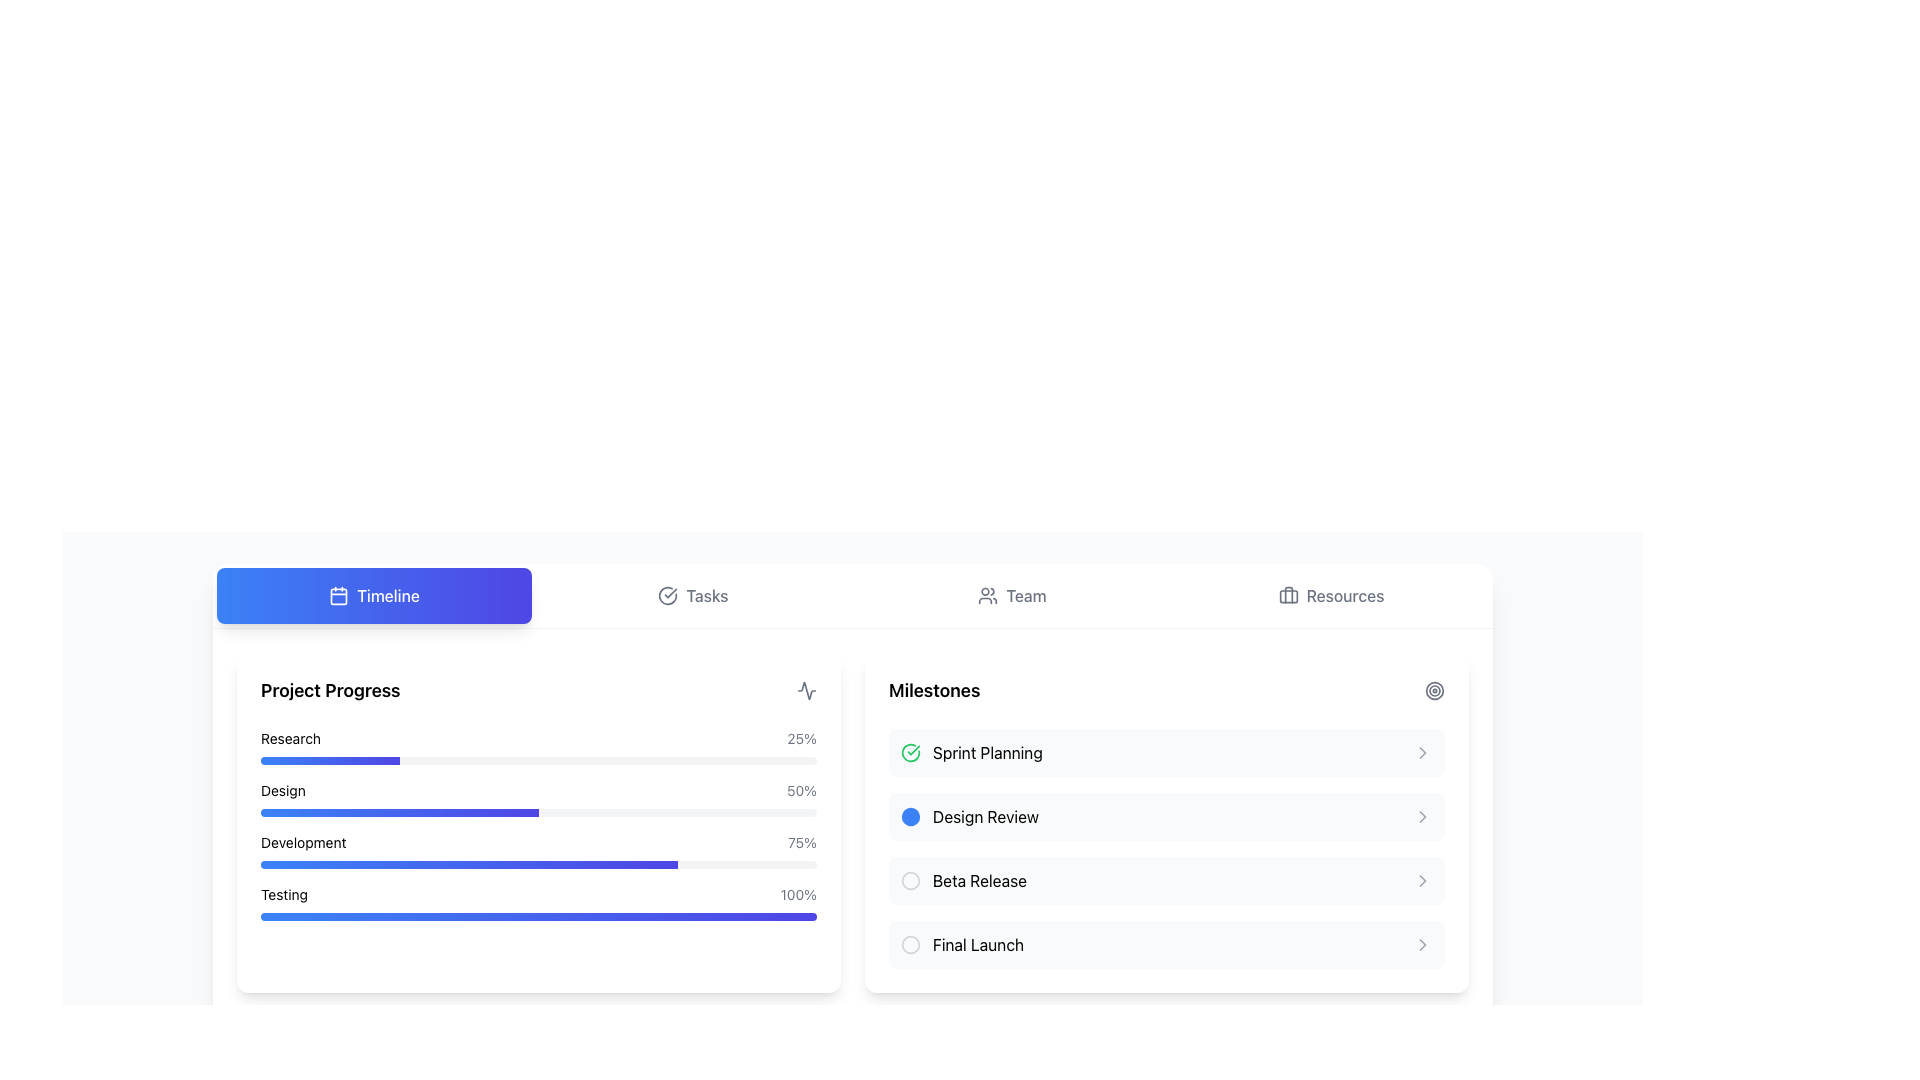  What do you see at coordinates (910, 817) in the screenshot?
I see `the Icon that signifies the current state or completion status of the 'Design Review' milestone in the Milestones section, located to the left of the 'Design Review' milestone label` at bounding box center [910, 817].